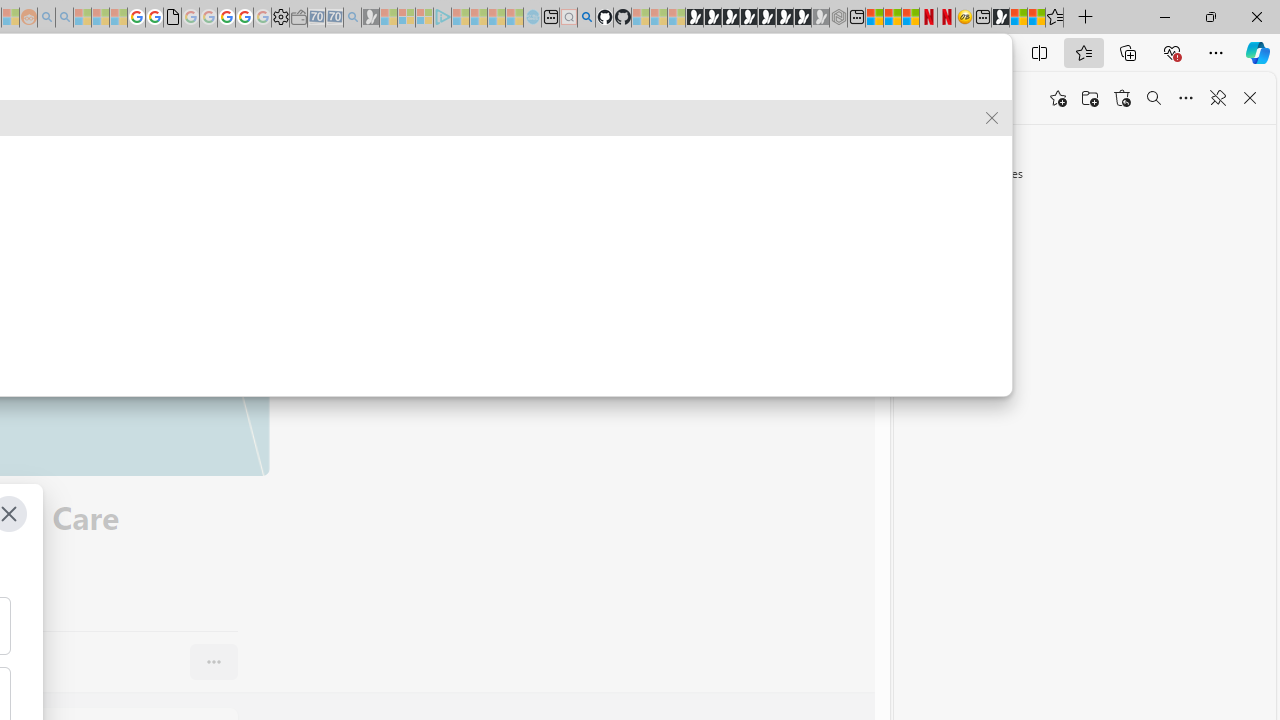 This screenshot has width=1280, height=720. Describe the element at coordinates (992, 118) in the screenshot. I see `'Remove suggestion'` at that location.